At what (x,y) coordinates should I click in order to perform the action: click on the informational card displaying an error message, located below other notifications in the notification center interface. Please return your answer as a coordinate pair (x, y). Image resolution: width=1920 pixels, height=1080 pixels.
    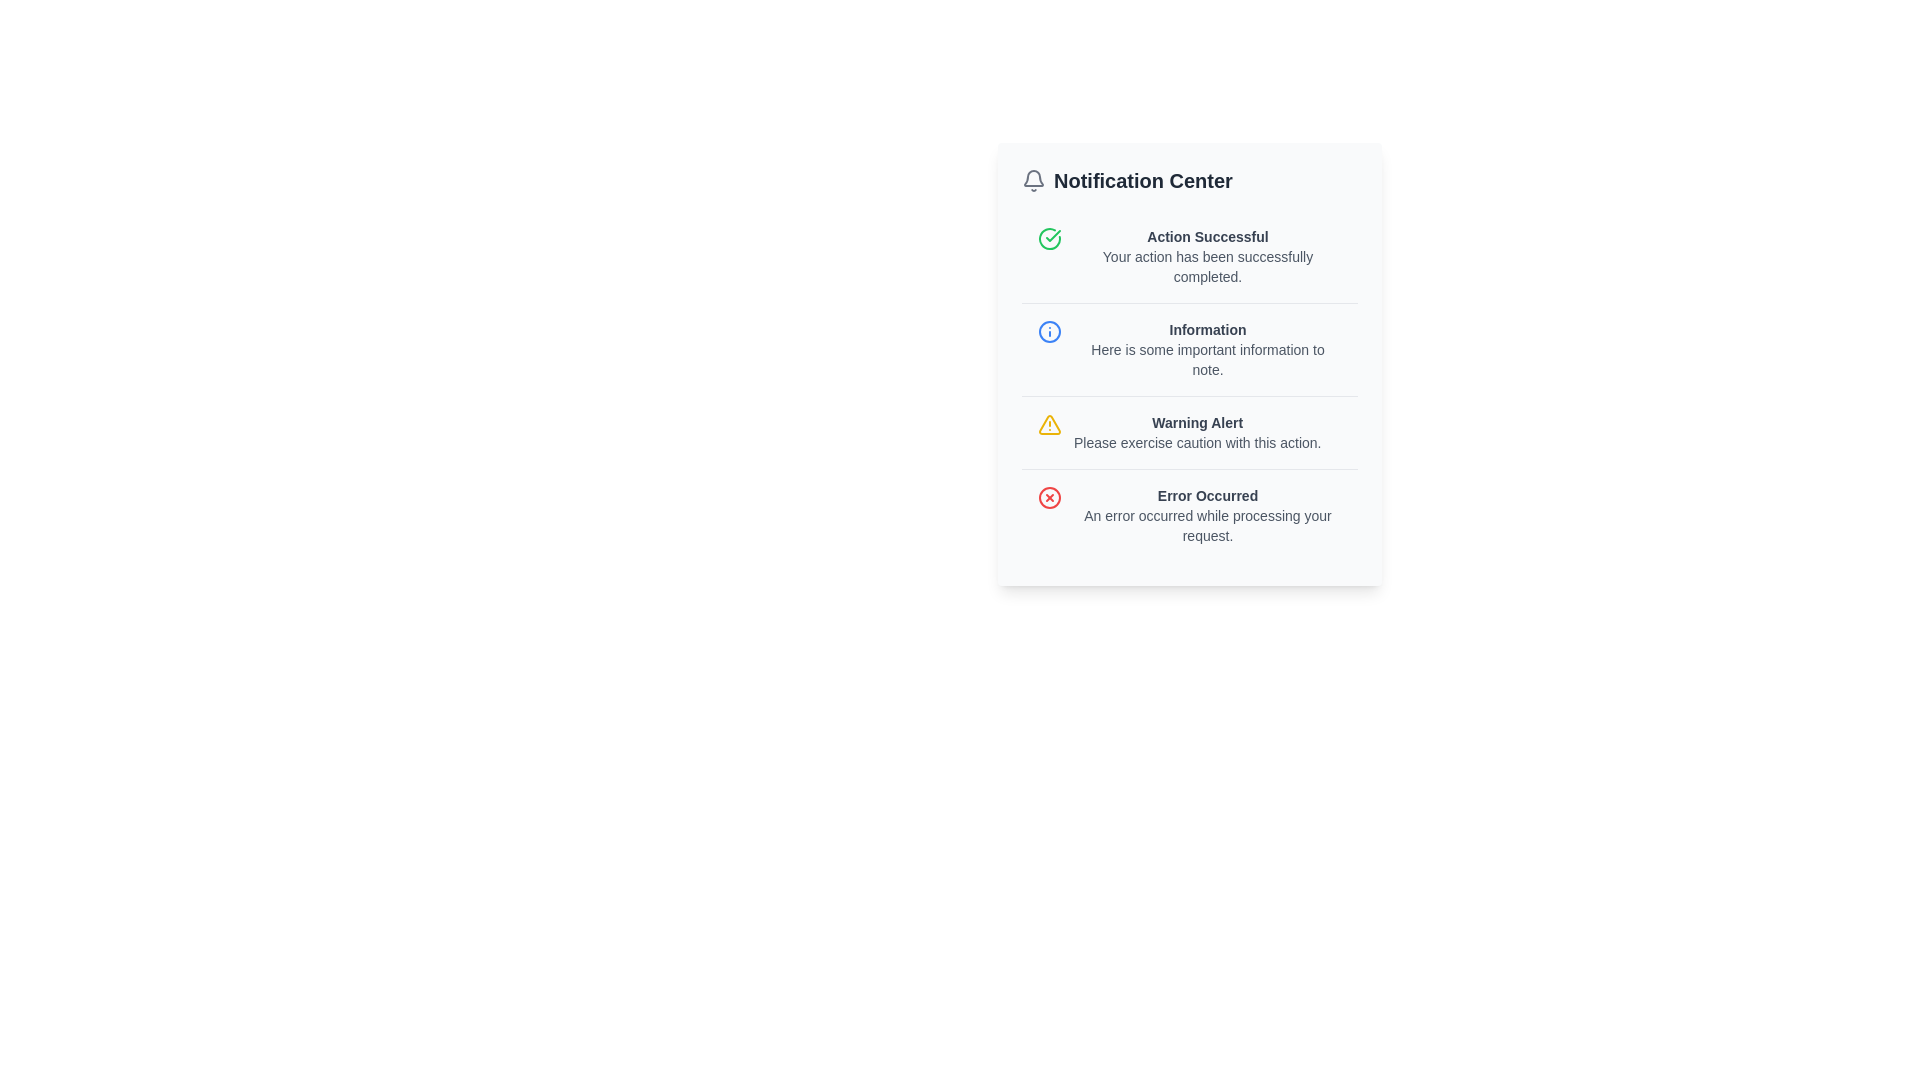
    Looking at the image, I should click on (1190, 515).